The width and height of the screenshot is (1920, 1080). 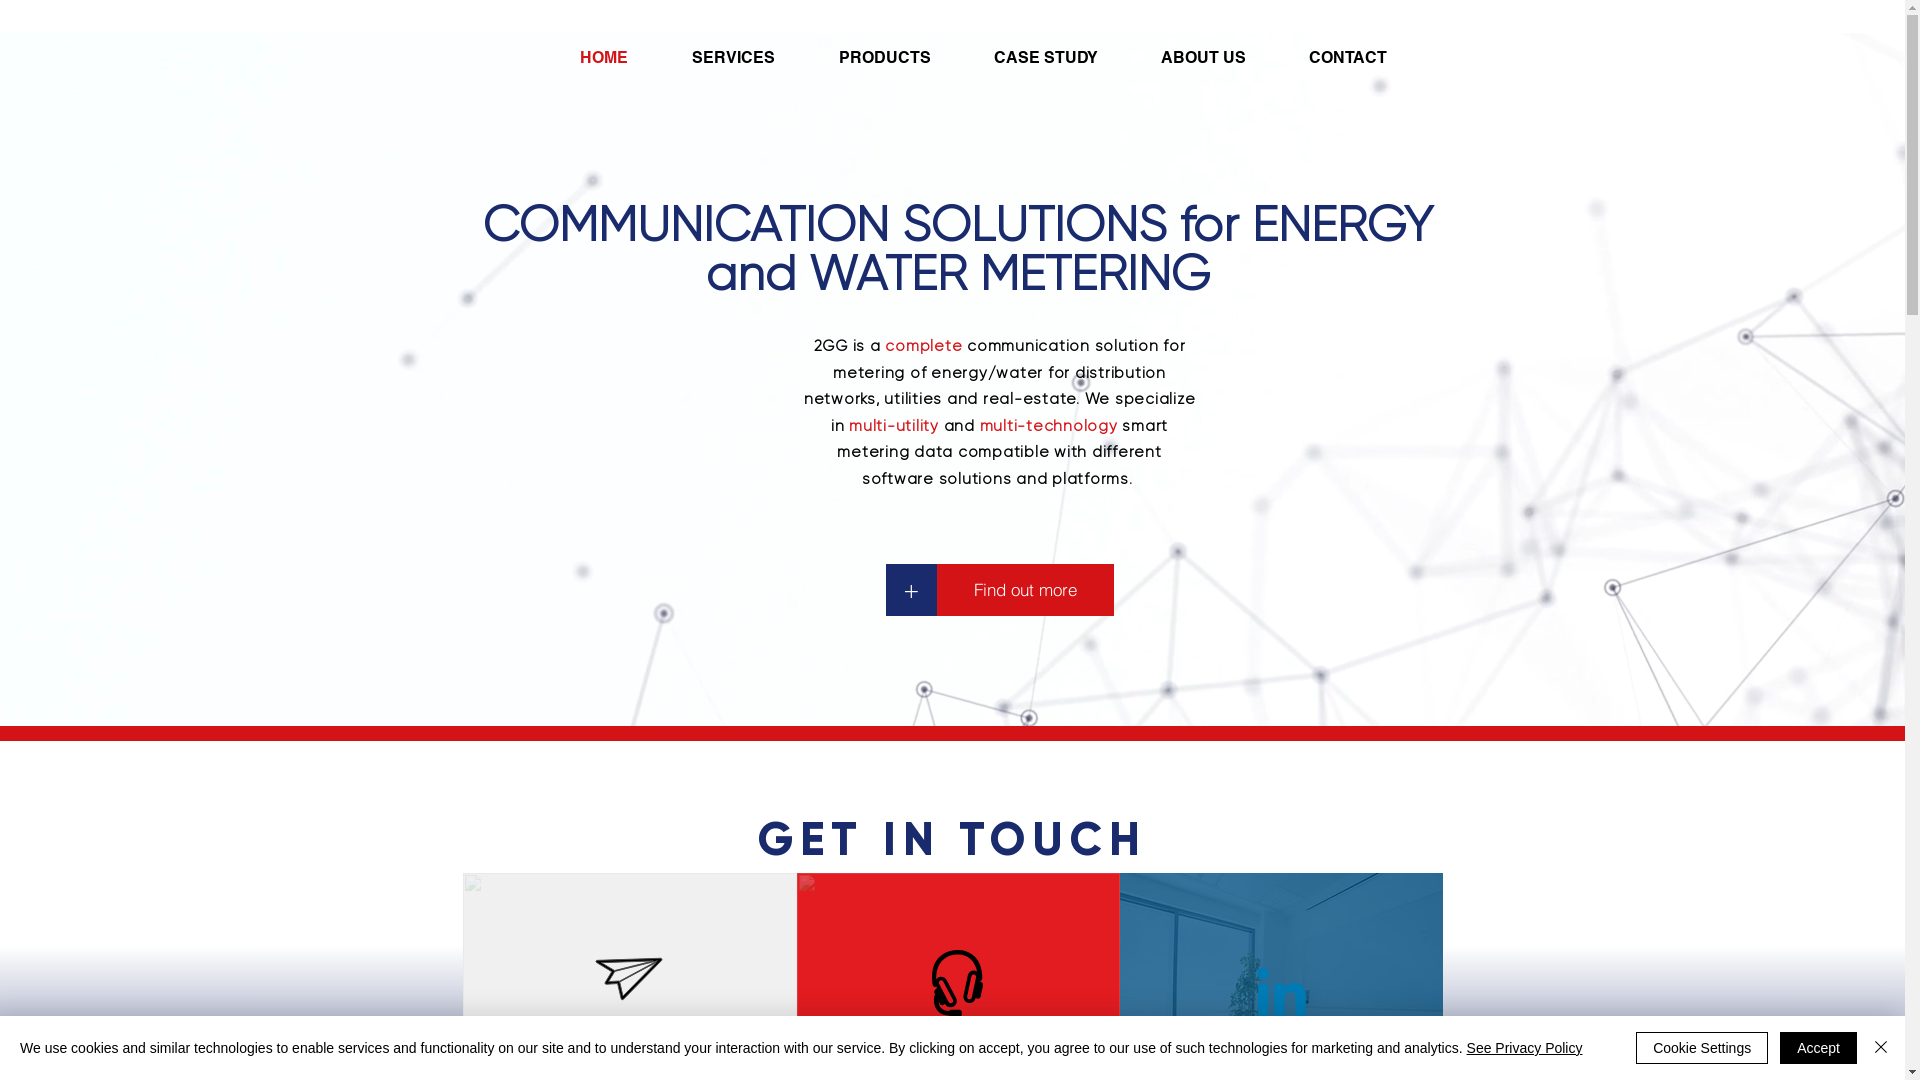 I want to click on 'SERVICES', so click(x=748, y=56).